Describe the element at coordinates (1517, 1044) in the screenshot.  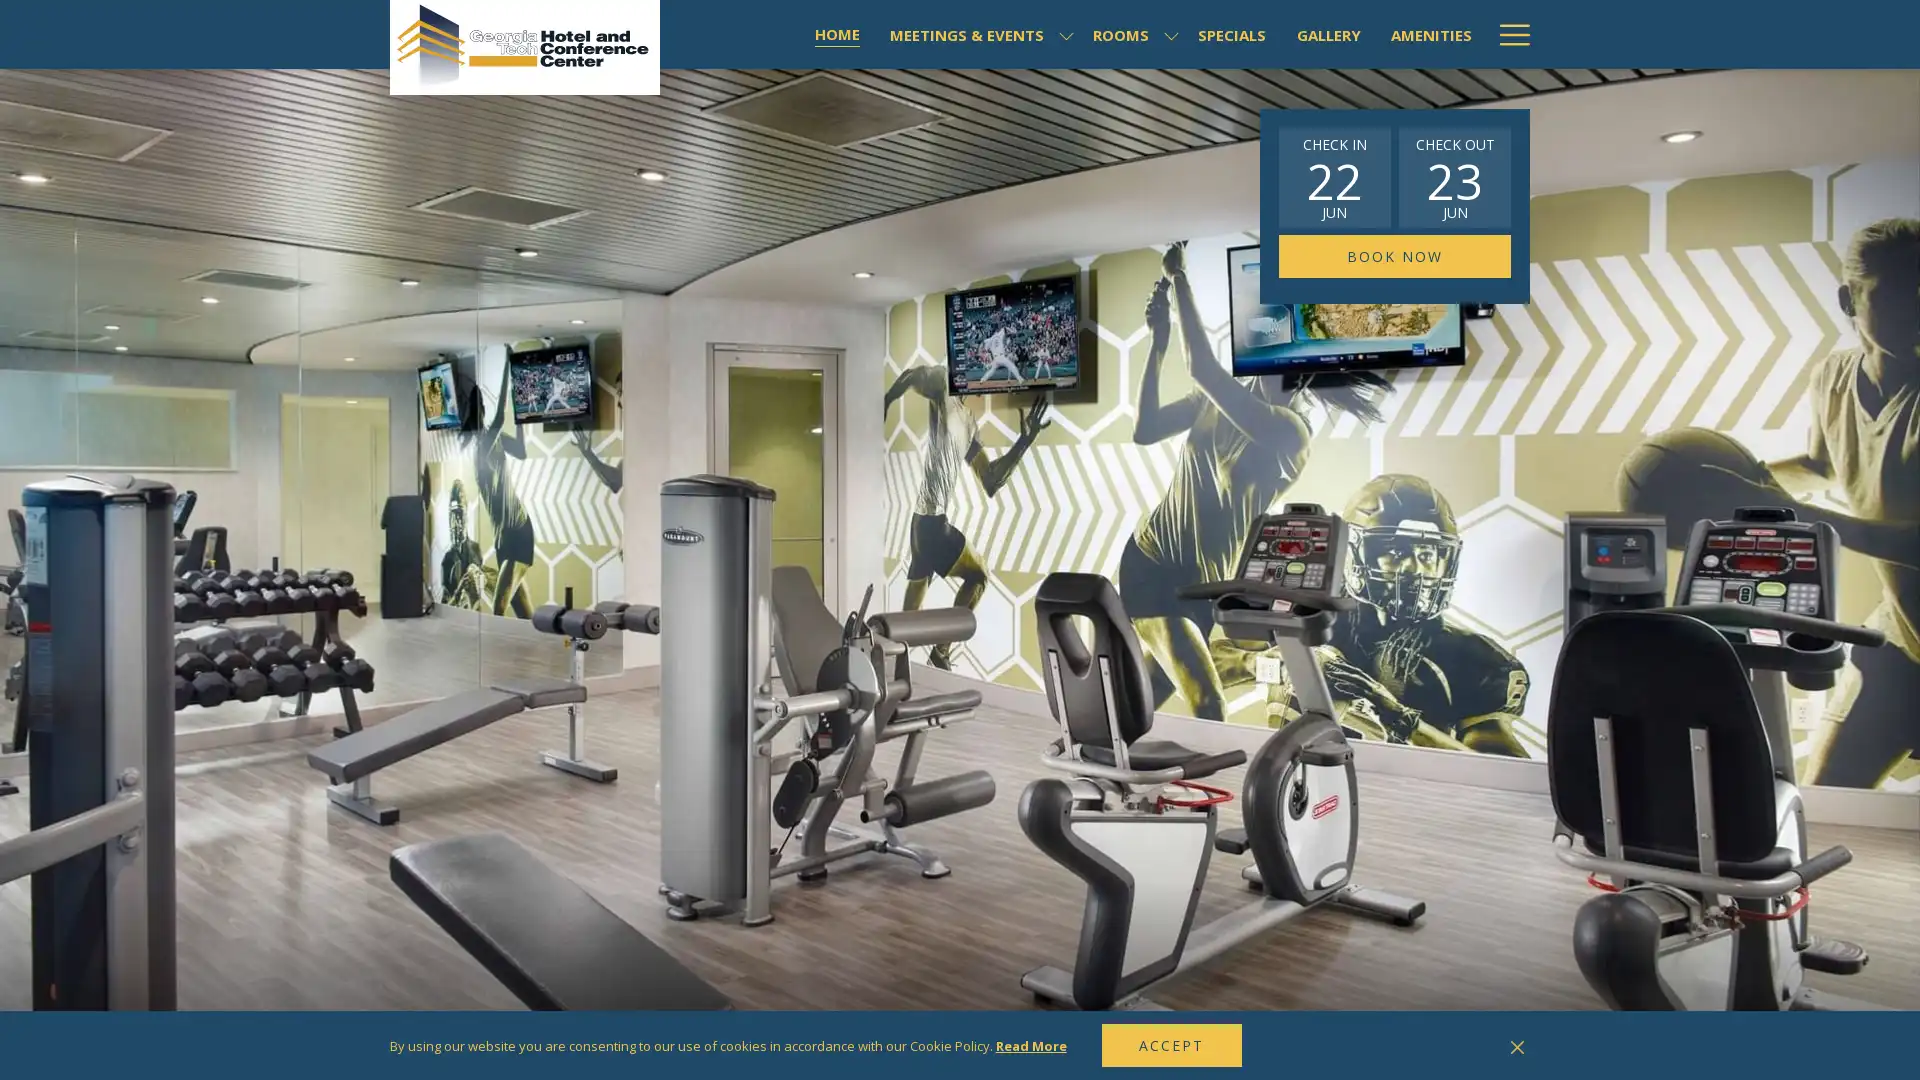
I see `Dismiss cookie policy` at that location.